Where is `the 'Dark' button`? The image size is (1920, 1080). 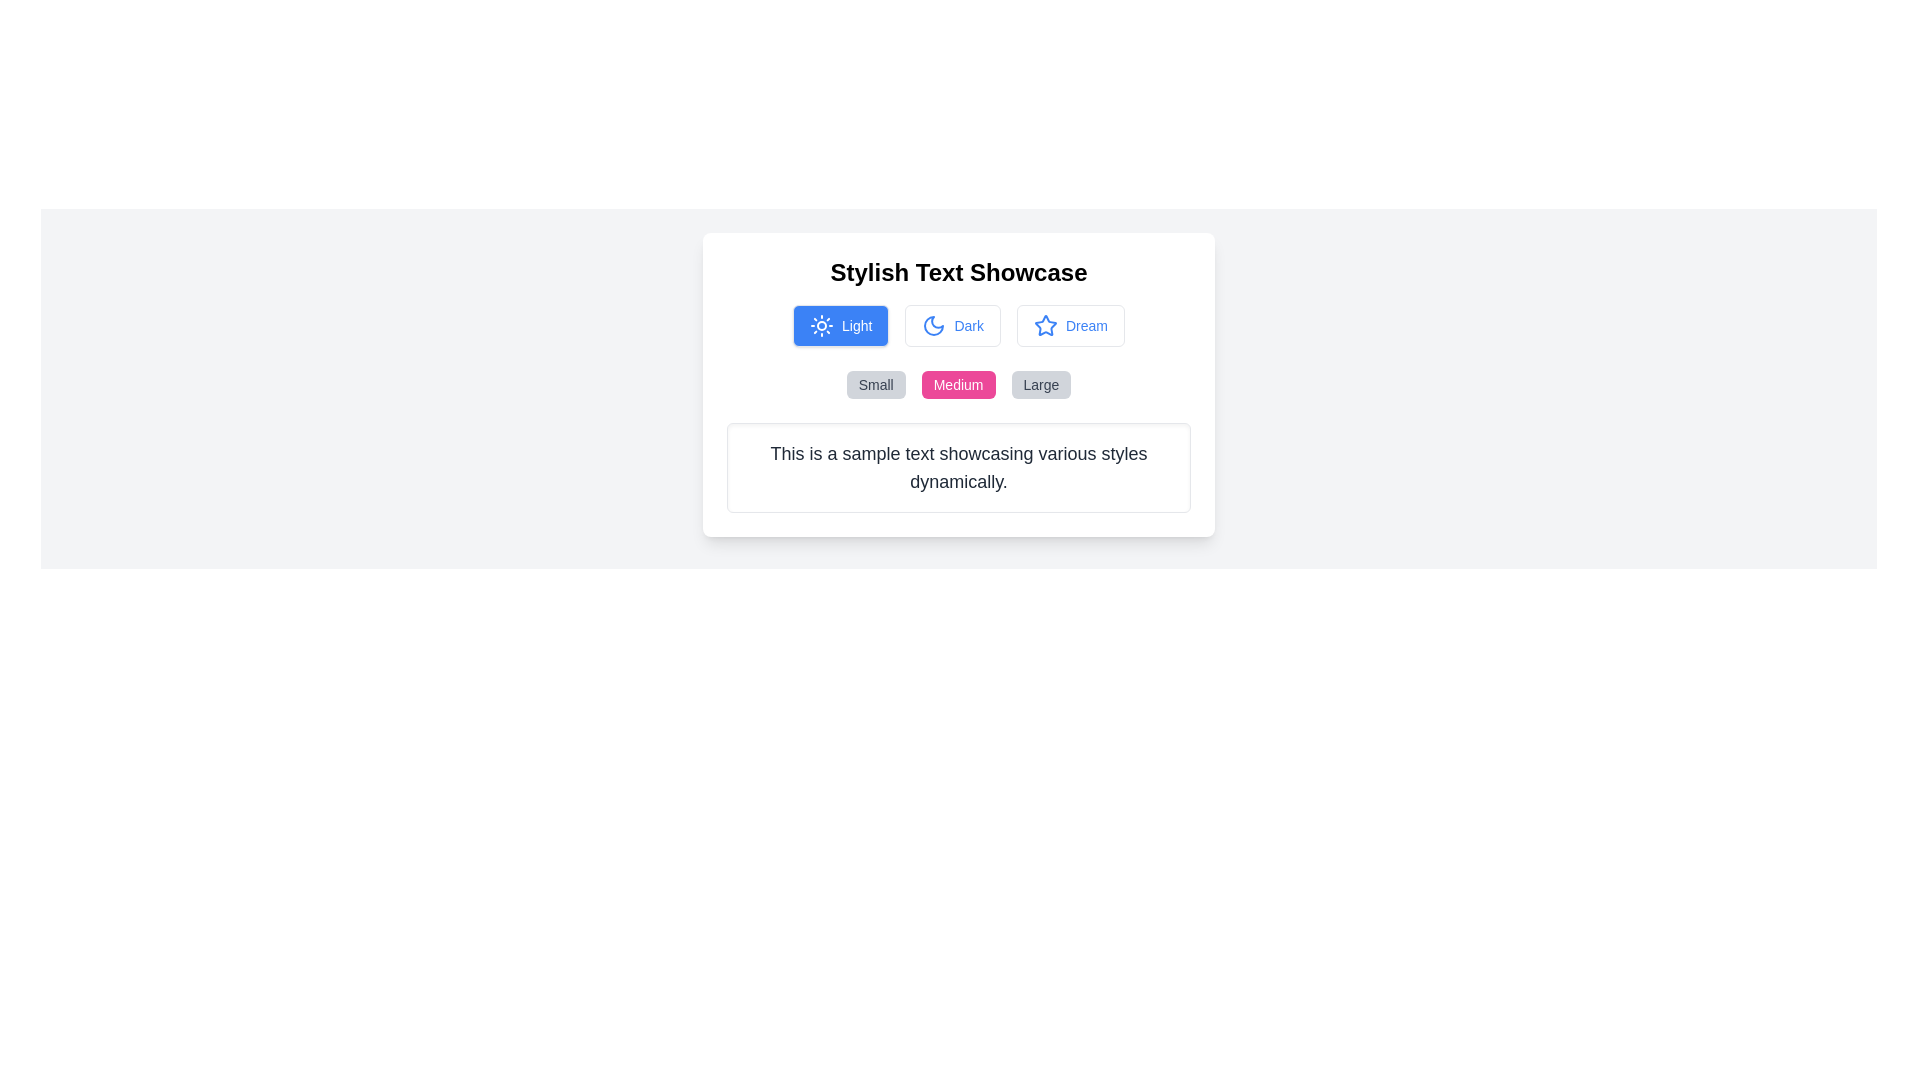 the 'Dark' button is located at coordinates (952, 325).